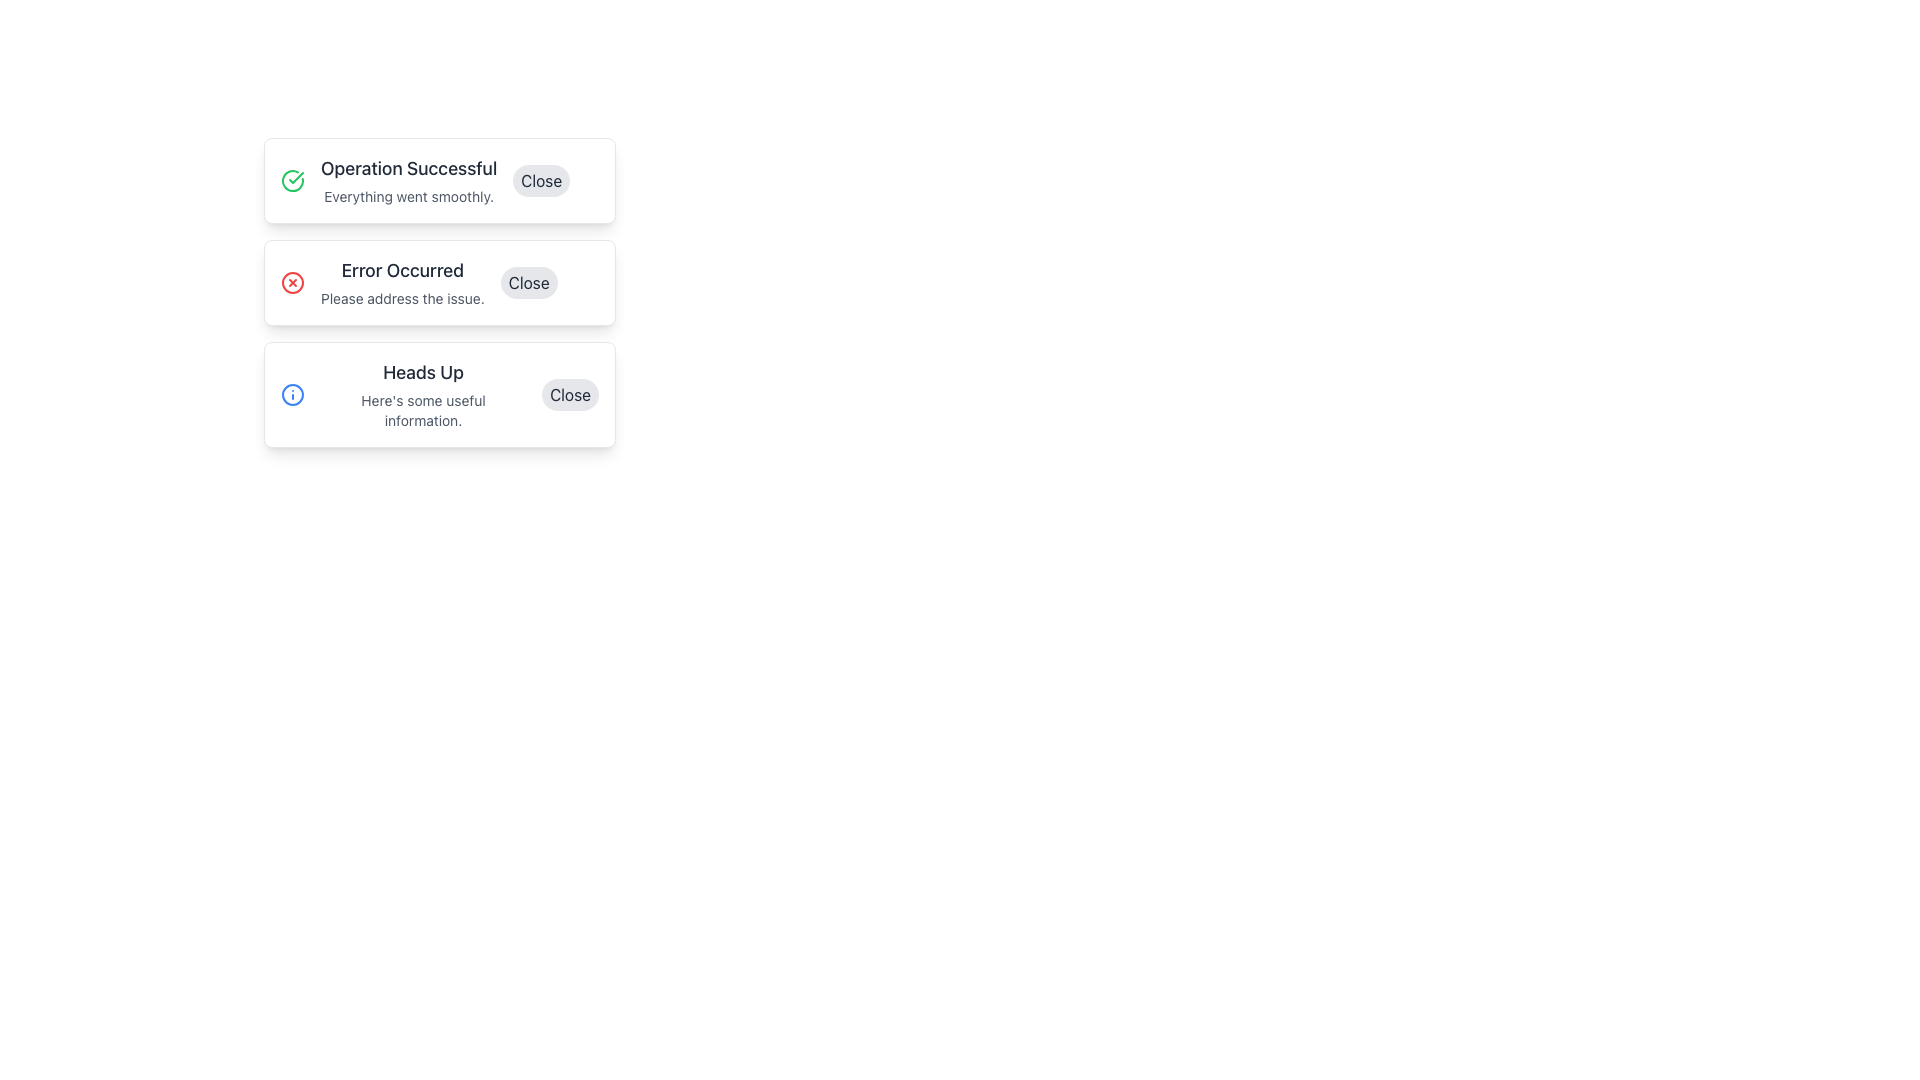 This screenshot has height=1080, width=1920. I want to click on the bold, large-font text element reading 'Heads Up', which is styled with a medium-weight font and dark gray color, located in the third section of a vertically stacked list of notifications, so click(422, 373).